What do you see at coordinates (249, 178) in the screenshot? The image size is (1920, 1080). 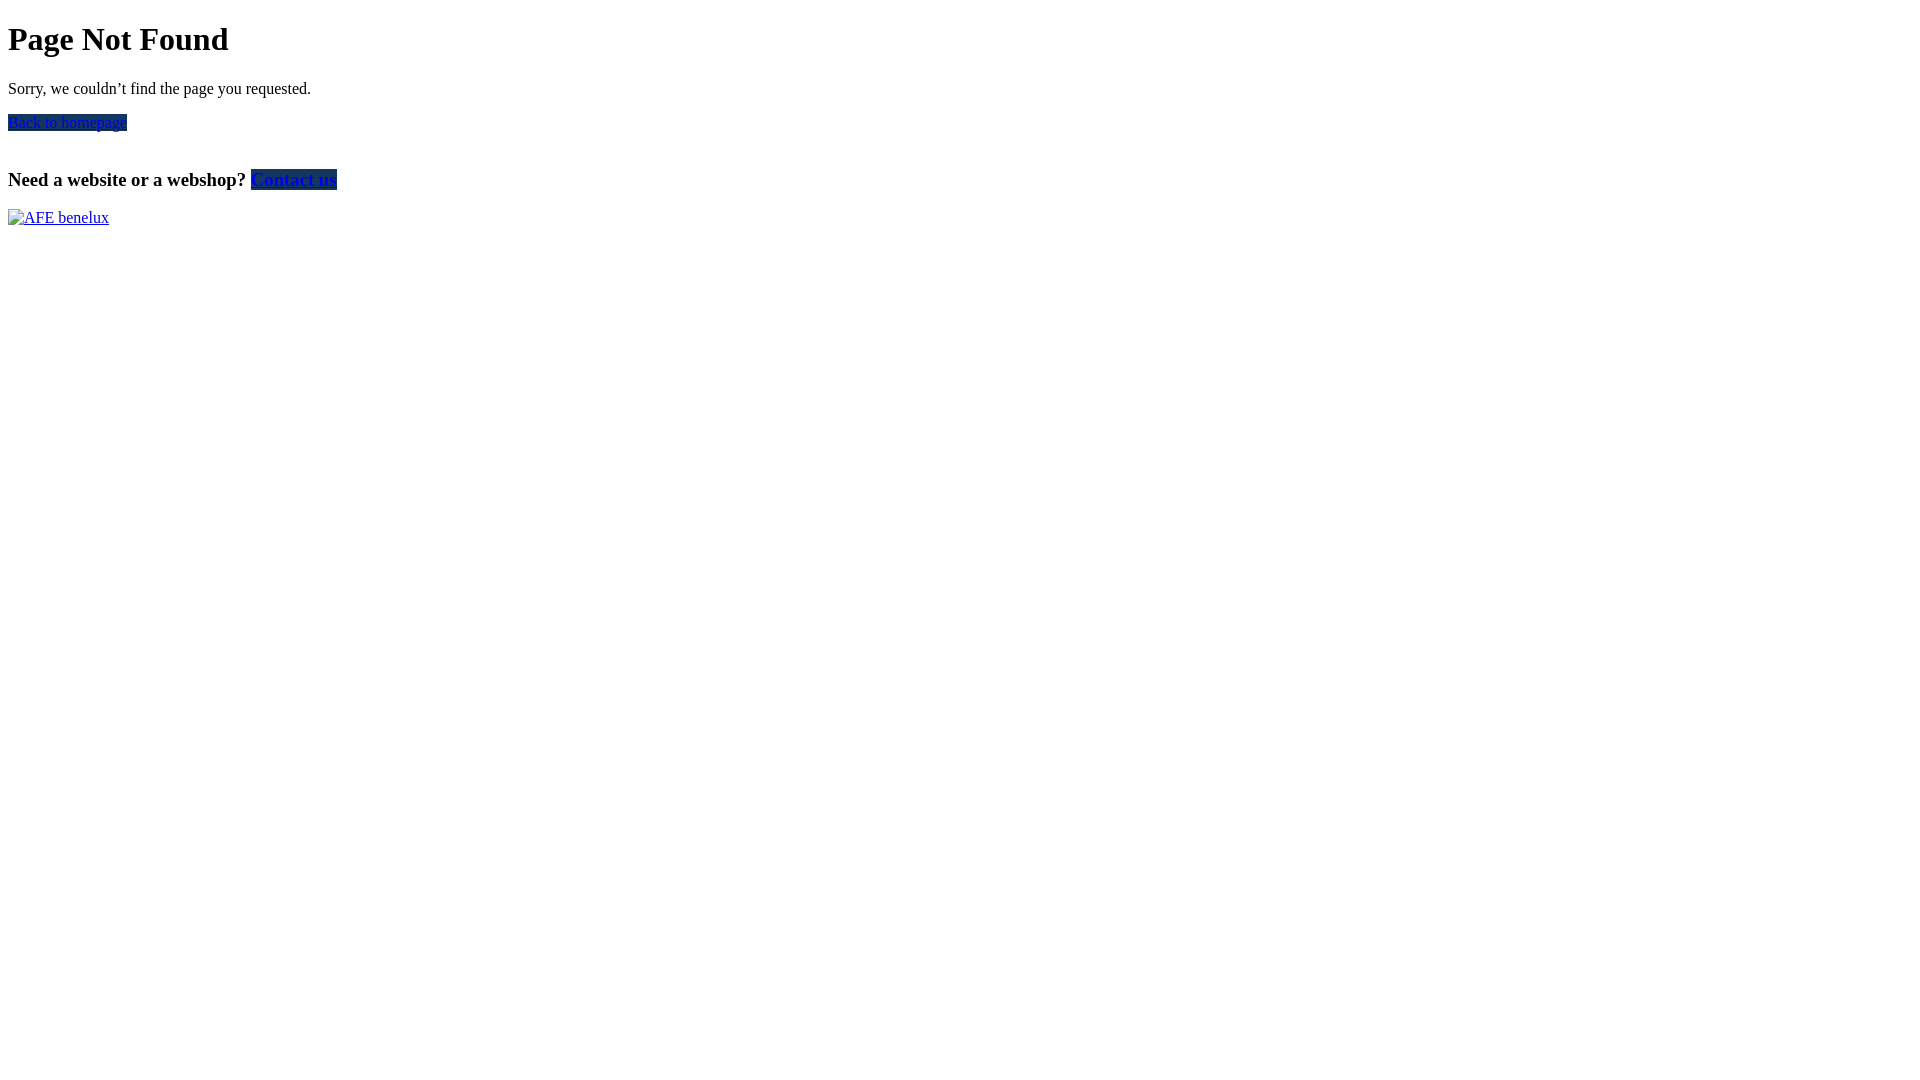 I see `'Contact us'` at bounding box center [249, 178].